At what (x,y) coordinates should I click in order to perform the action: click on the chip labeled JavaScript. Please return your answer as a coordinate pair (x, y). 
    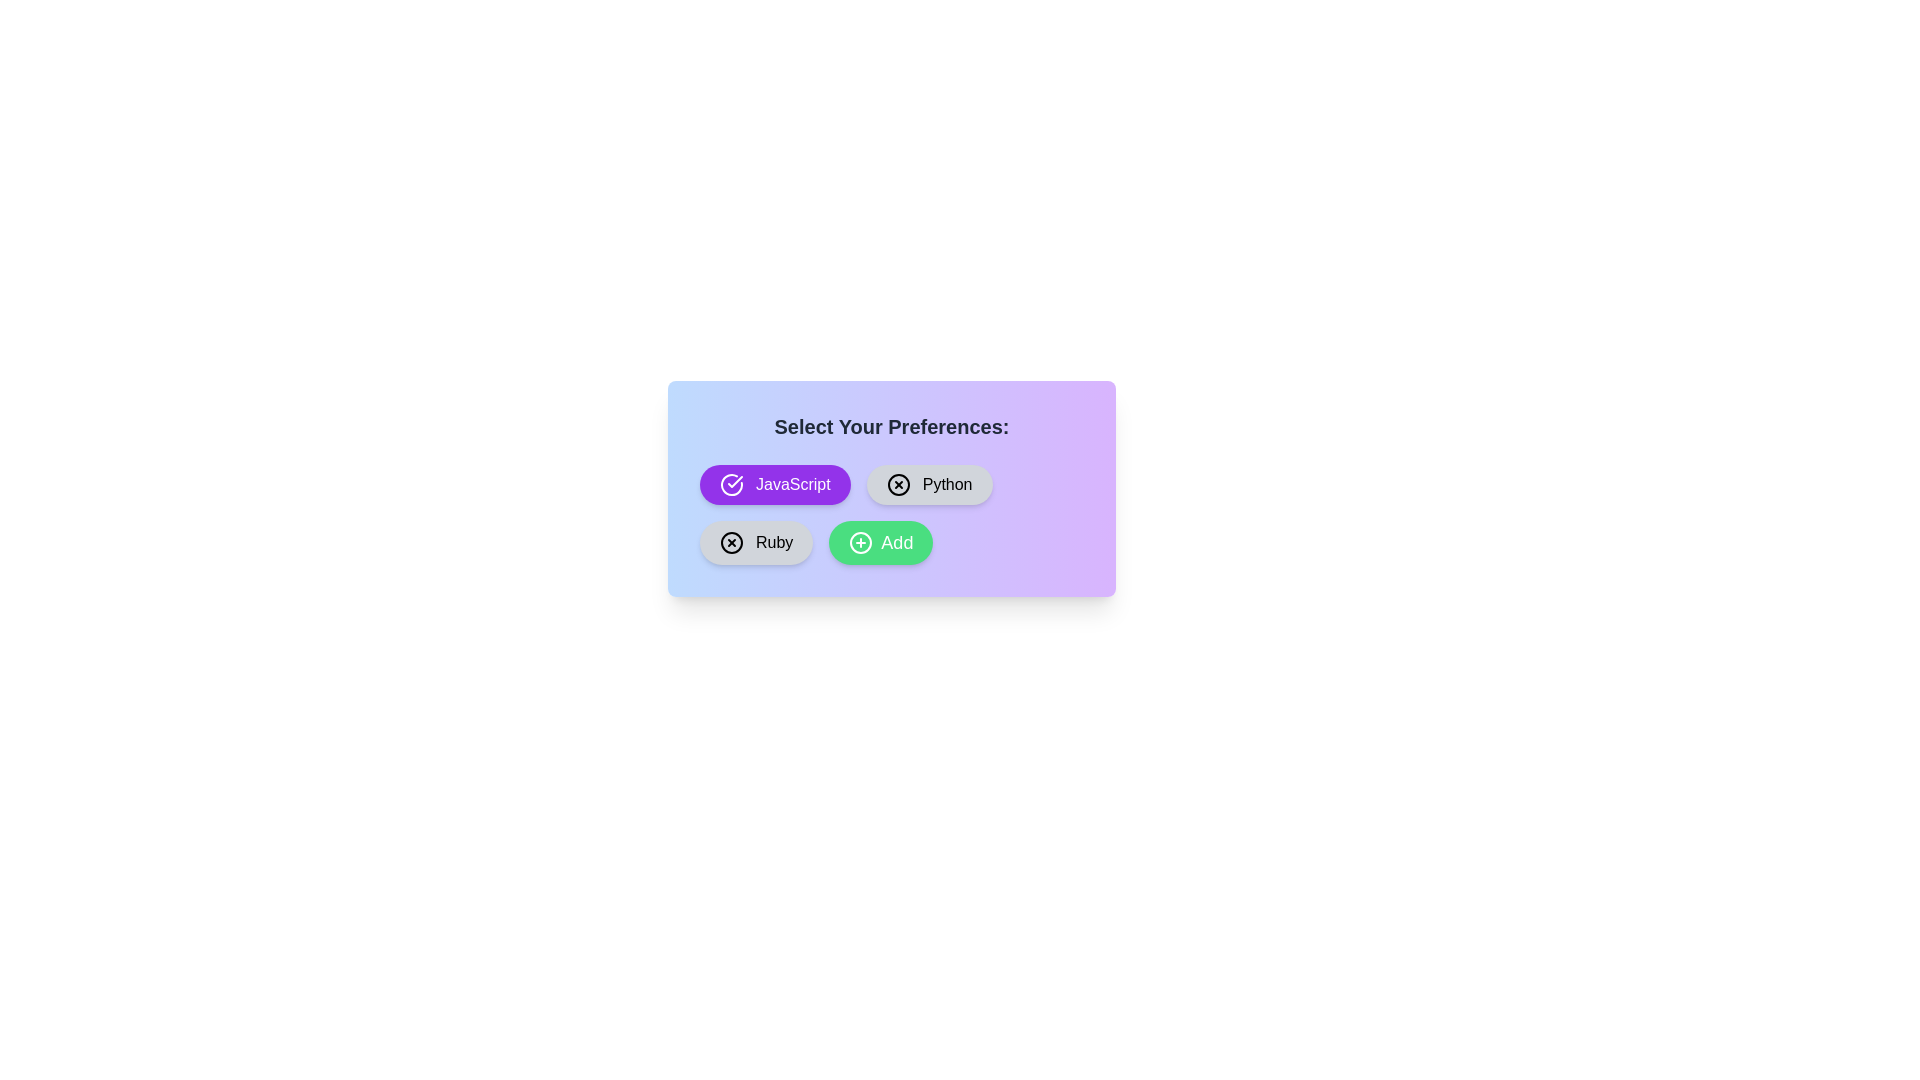
    Looking at the image, I should click on (773, 485).